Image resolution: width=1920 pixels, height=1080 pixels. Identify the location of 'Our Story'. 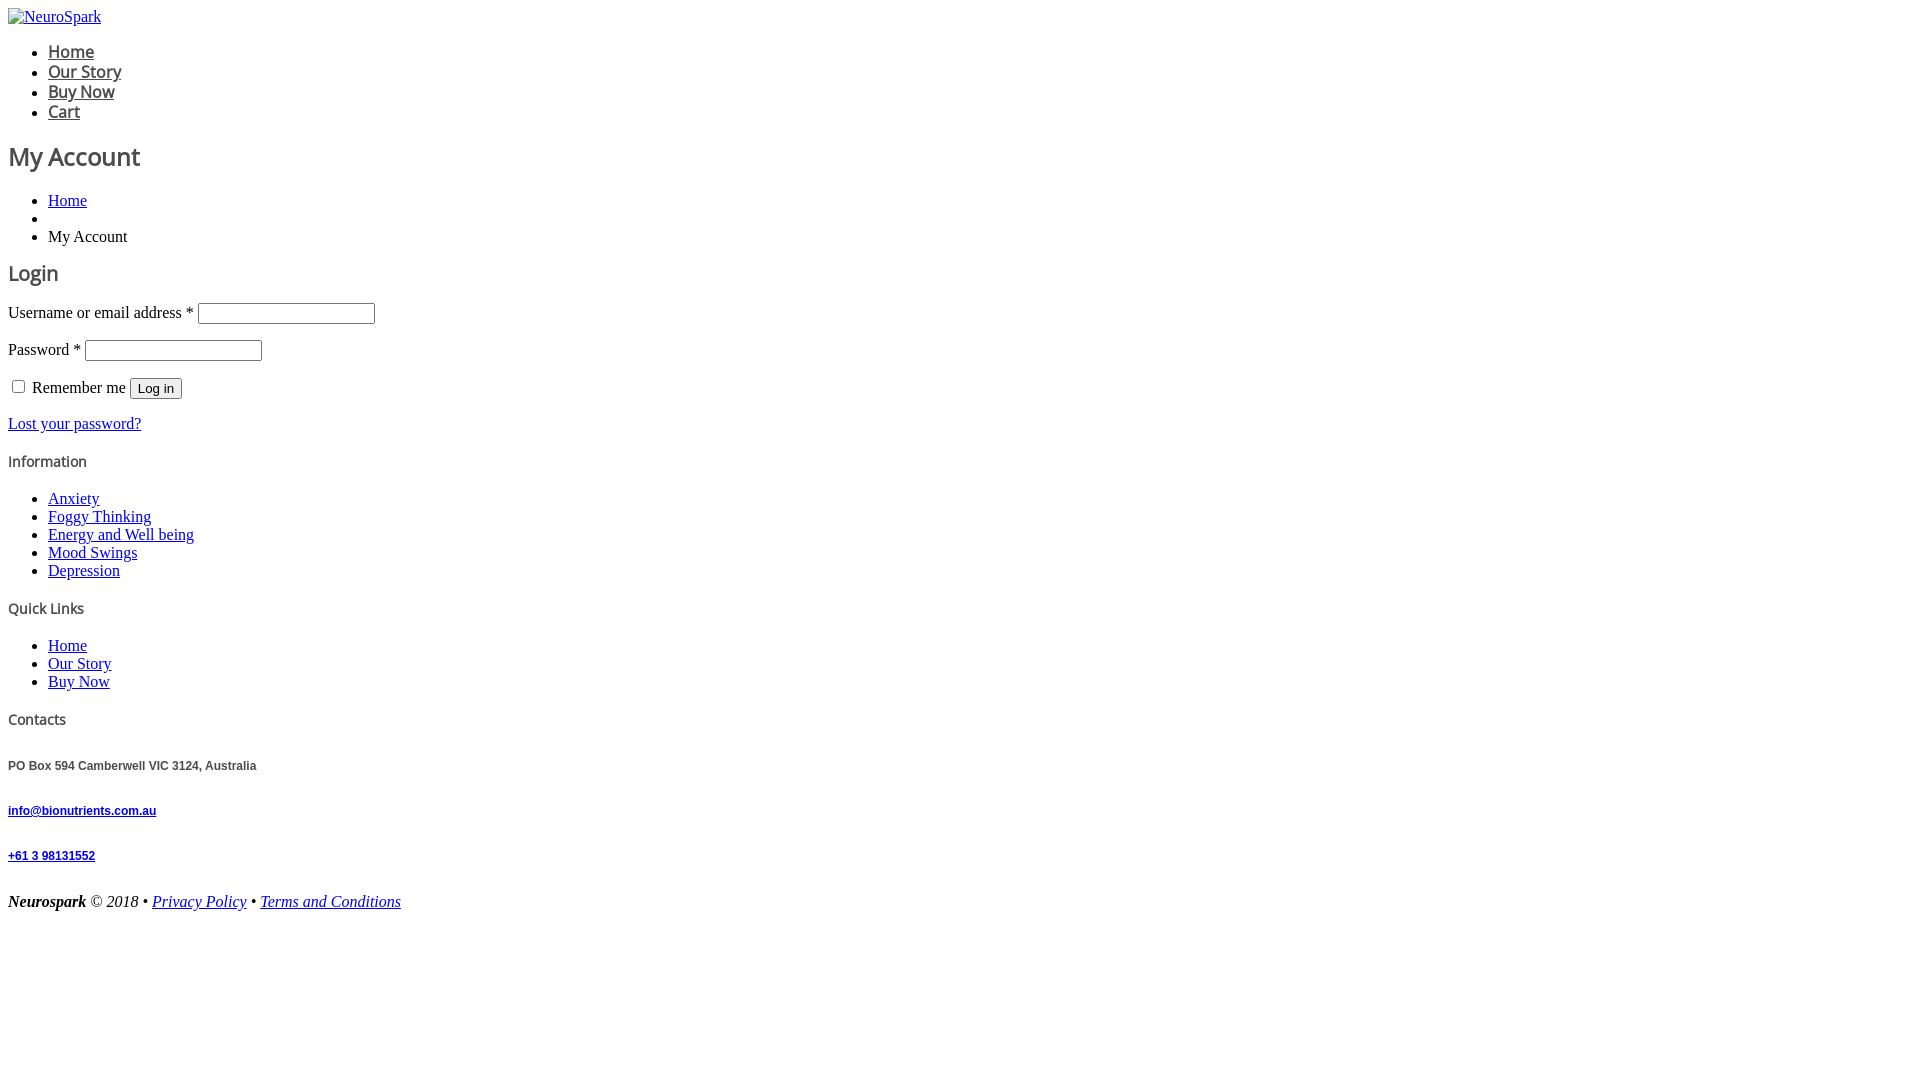
(80, 663).